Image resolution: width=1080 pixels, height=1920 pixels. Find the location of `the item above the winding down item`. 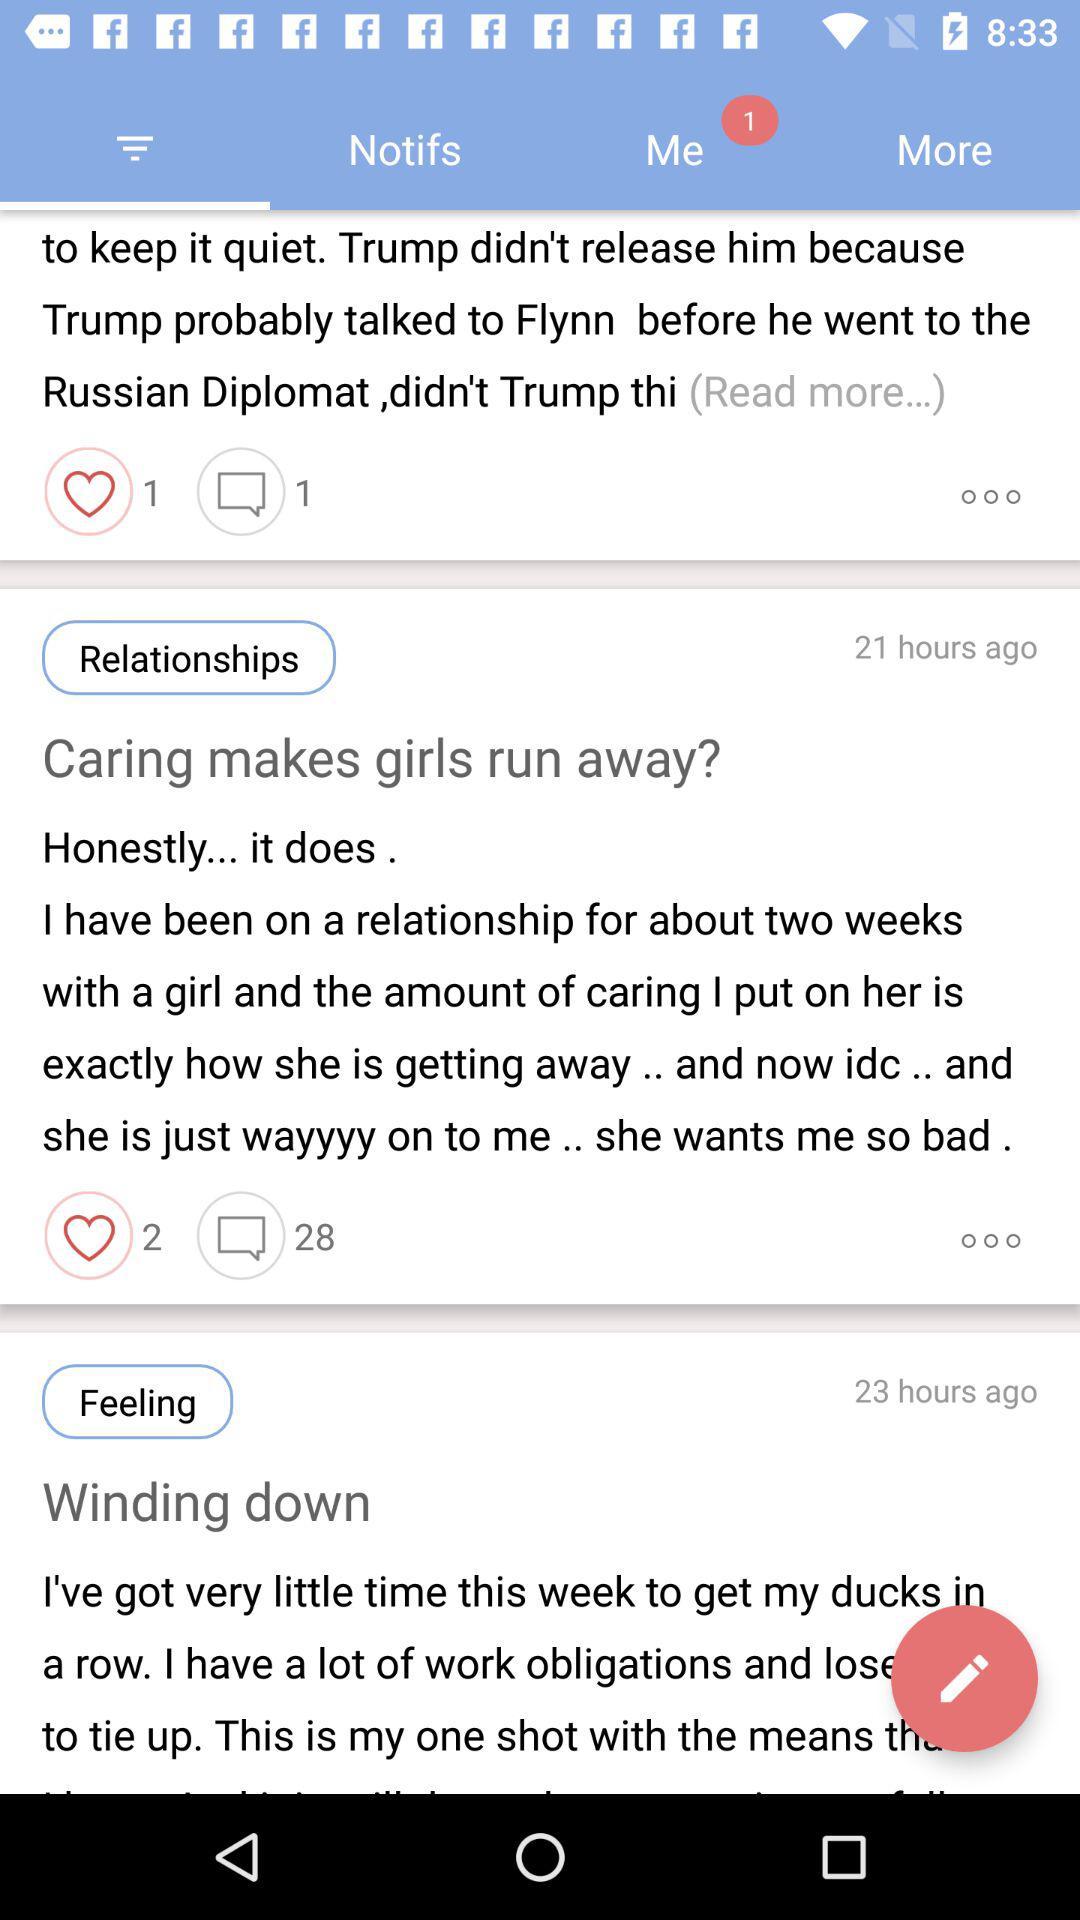

the item above the winding down item is located at coordinates (136, 1400).